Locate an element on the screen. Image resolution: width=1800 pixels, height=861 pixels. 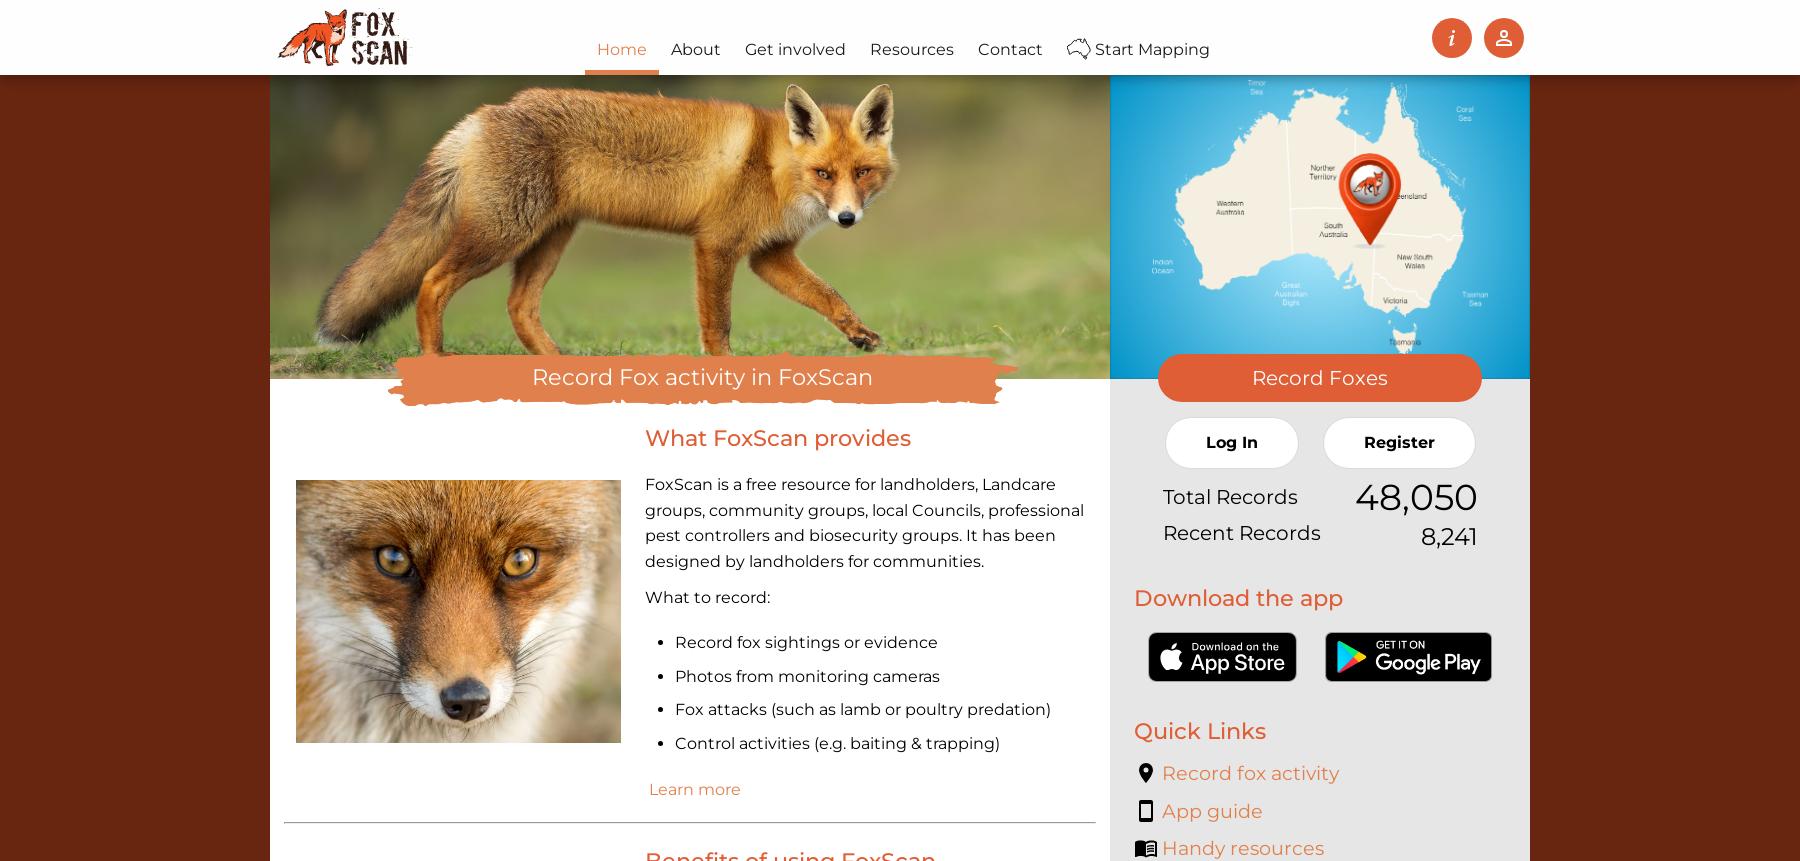
'Total Records' is located at coordinates (1228, 496).